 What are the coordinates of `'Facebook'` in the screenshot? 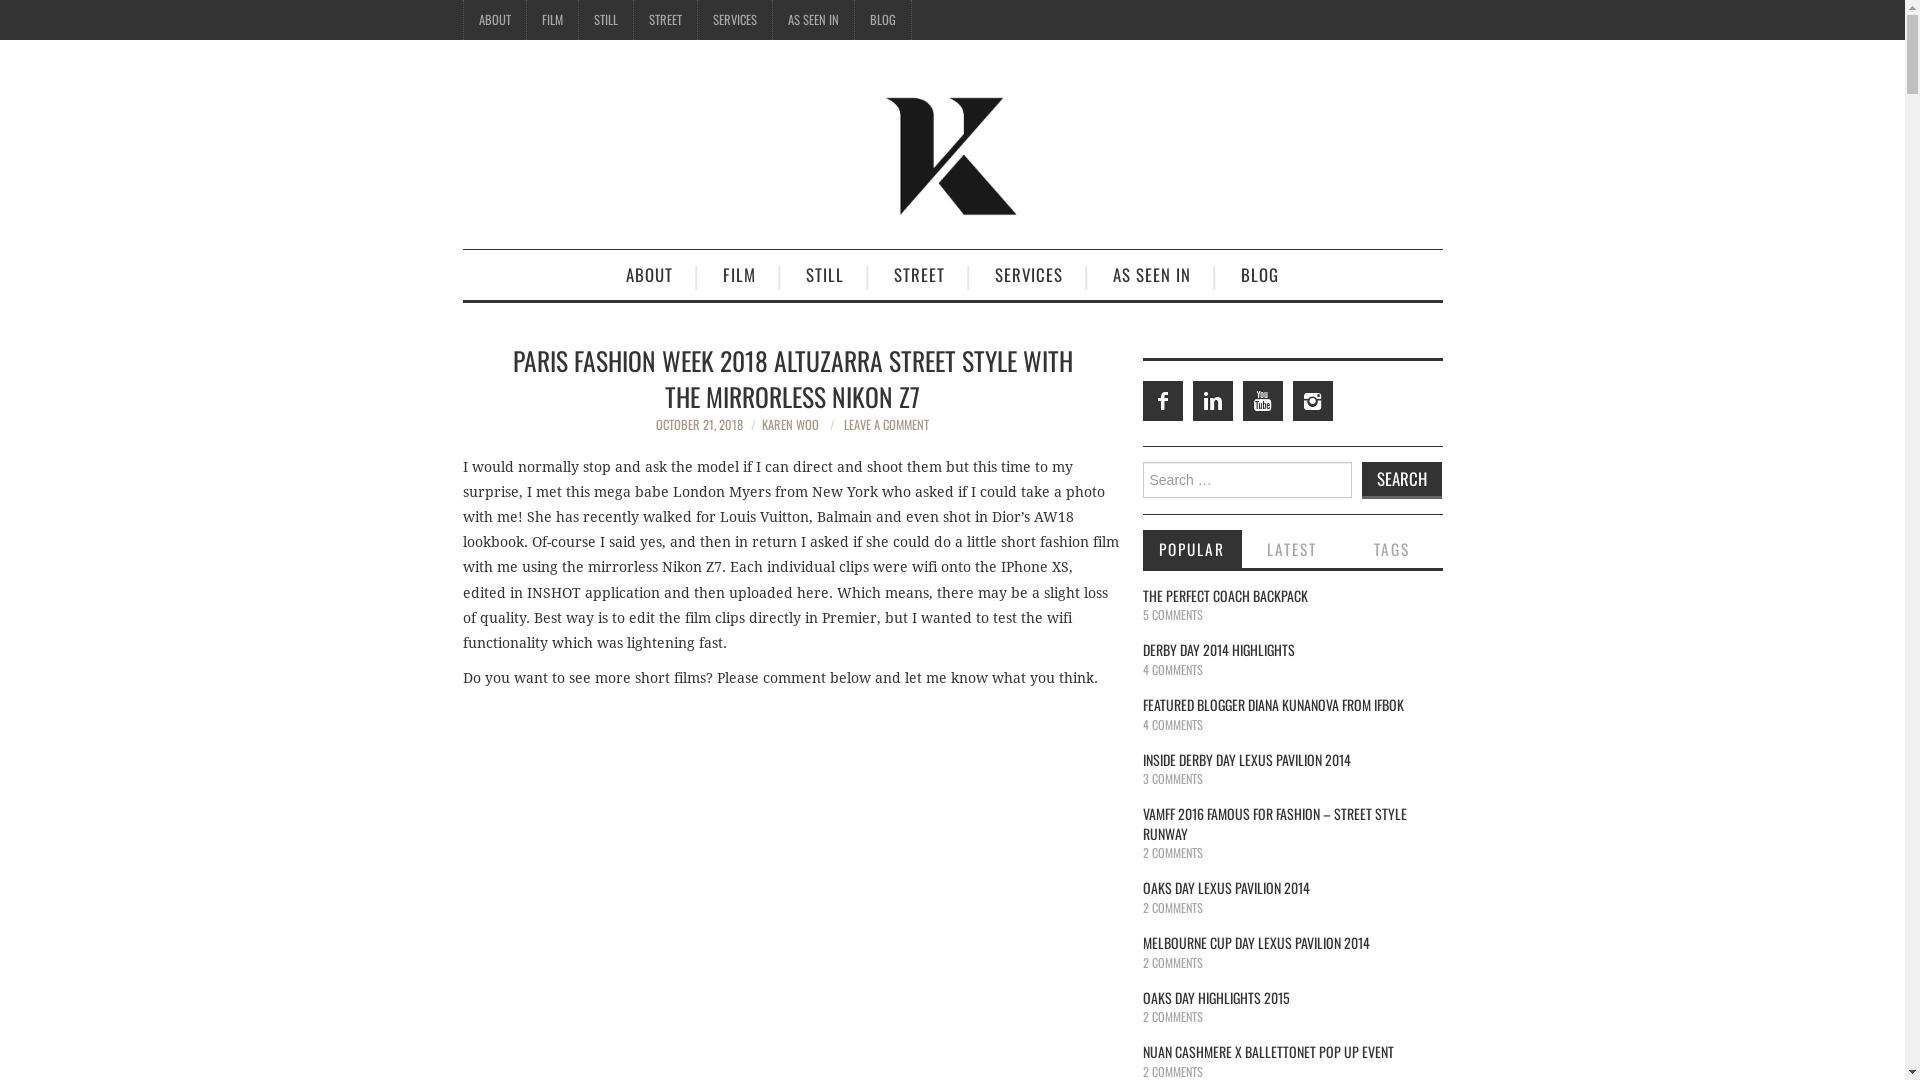 It's located at (1142, 401).